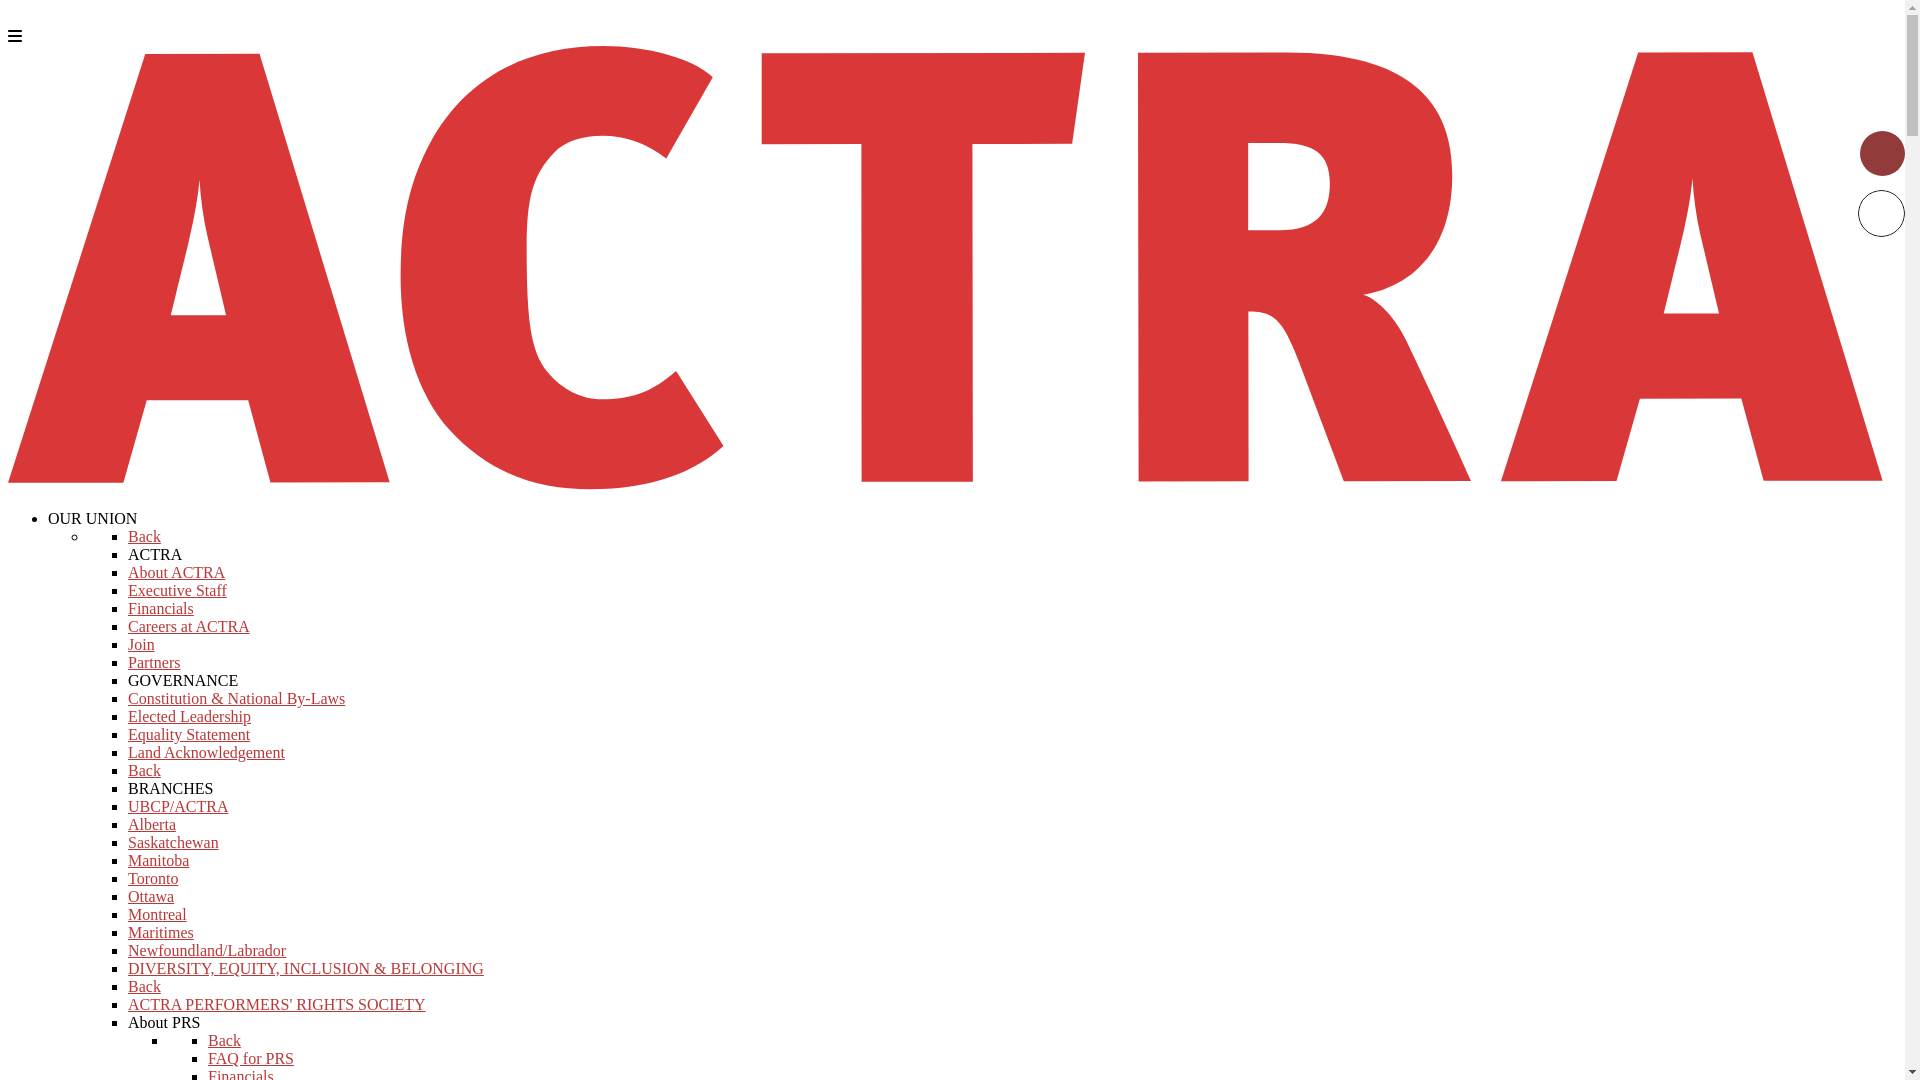 The width and height of the screenshot is (1920, 1080). I want to click on 'Manitoba', so click(127, 859).